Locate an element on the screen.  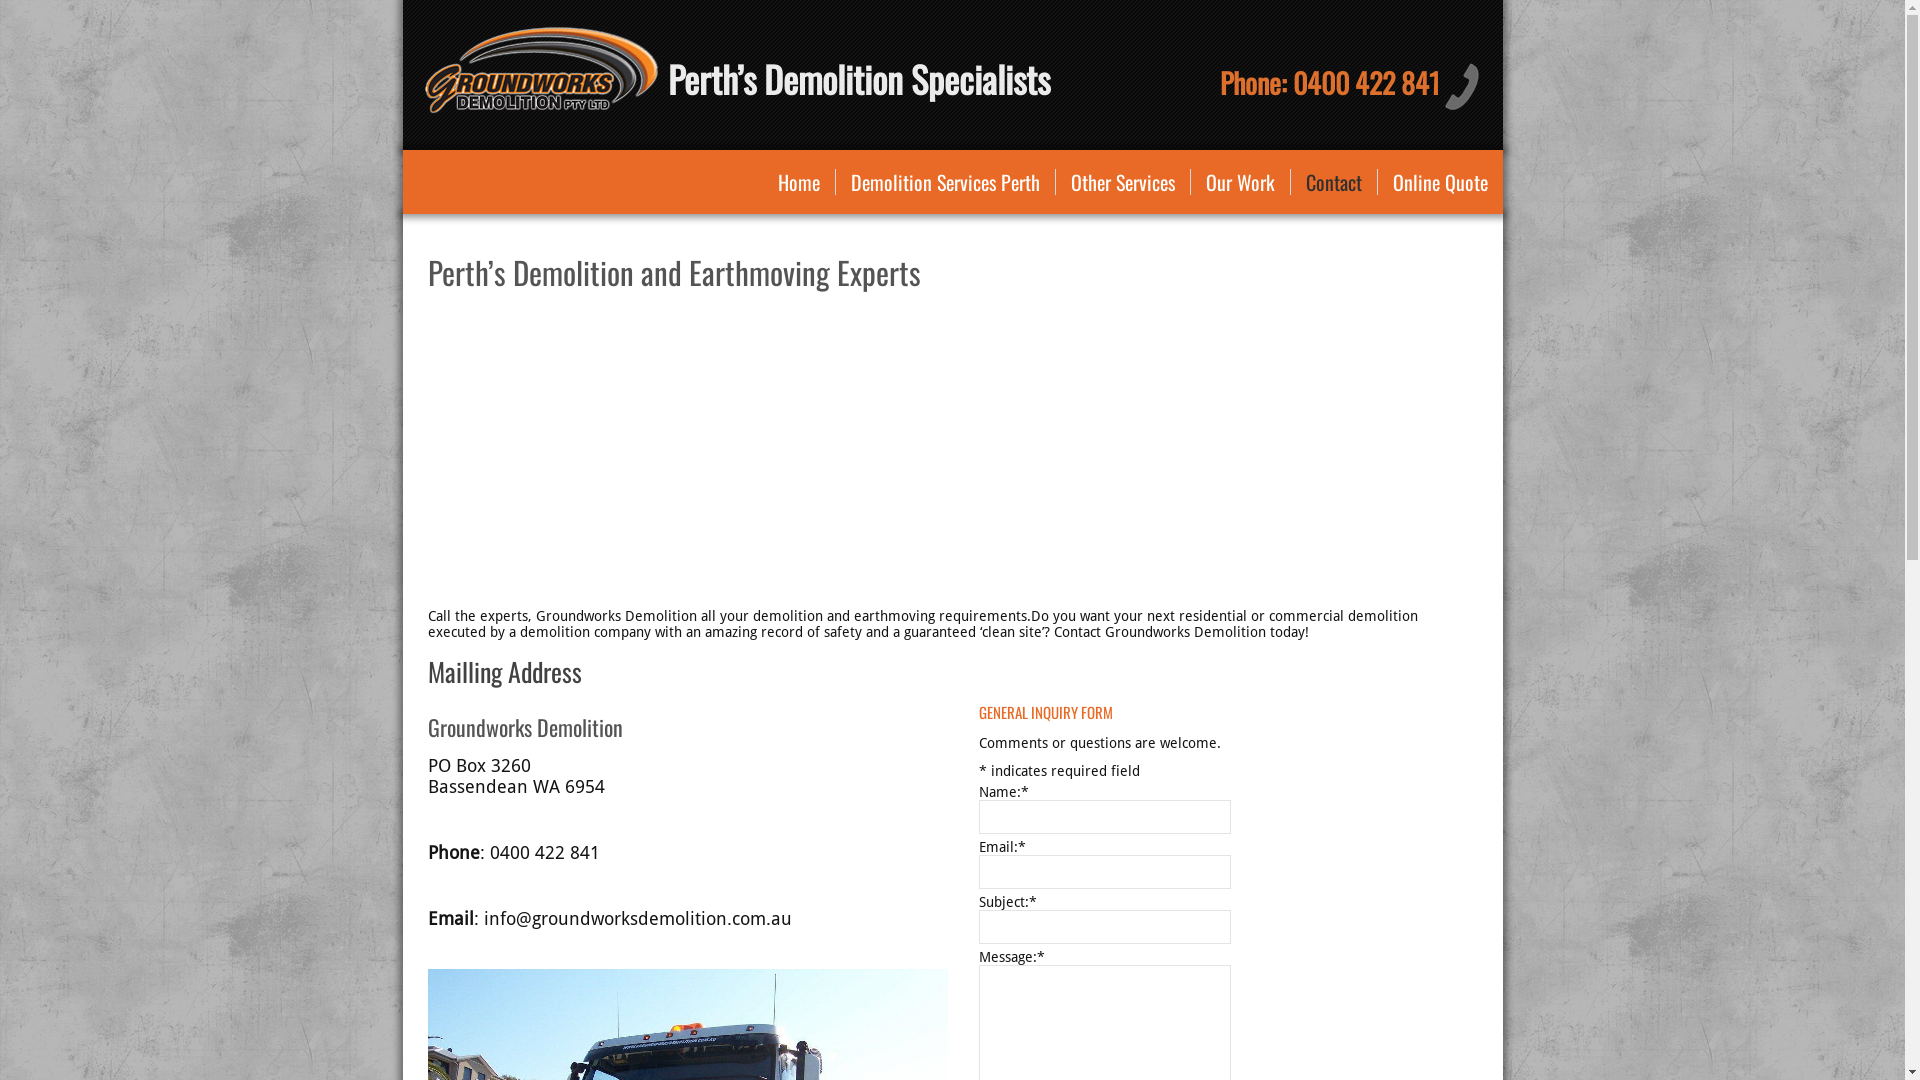
'Other Services' is located at coordinates (1123, 181).